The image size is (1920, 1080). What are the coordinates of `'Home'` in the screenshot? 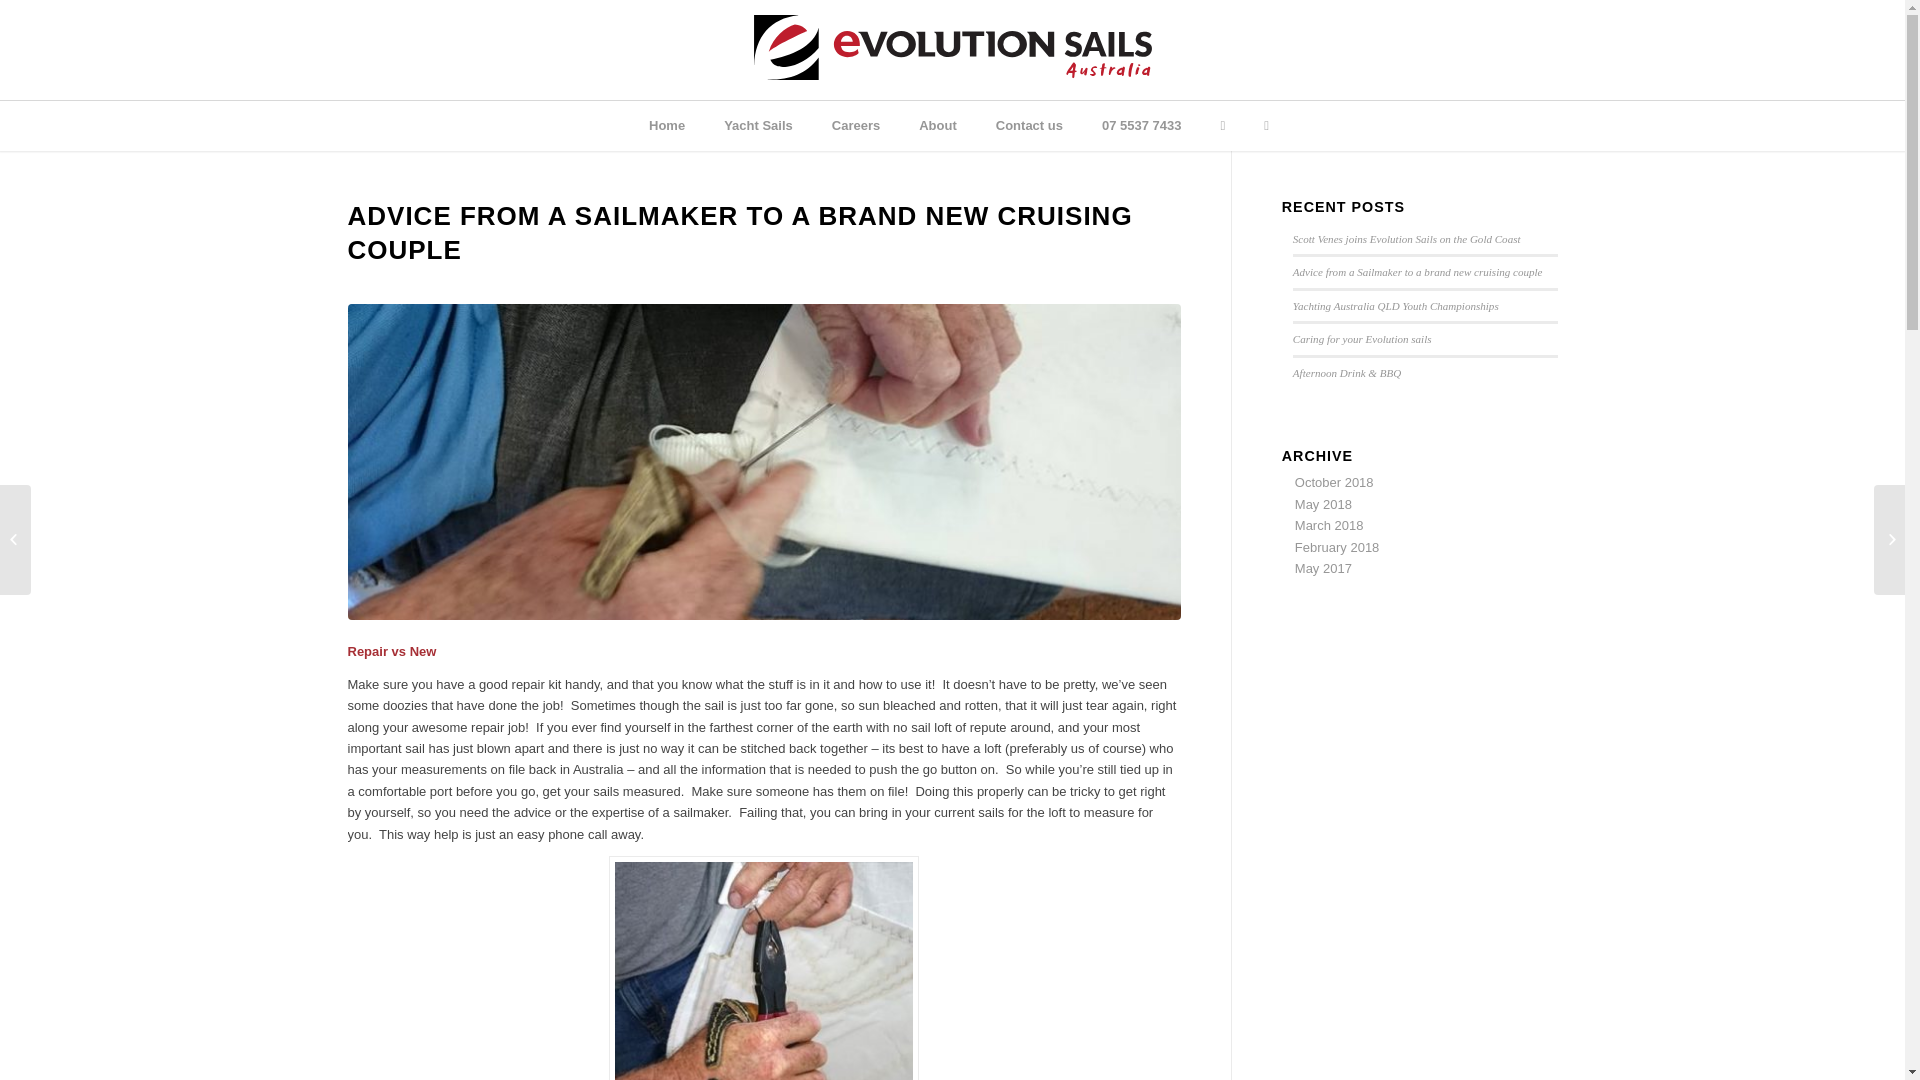 It's located at (634, 126).